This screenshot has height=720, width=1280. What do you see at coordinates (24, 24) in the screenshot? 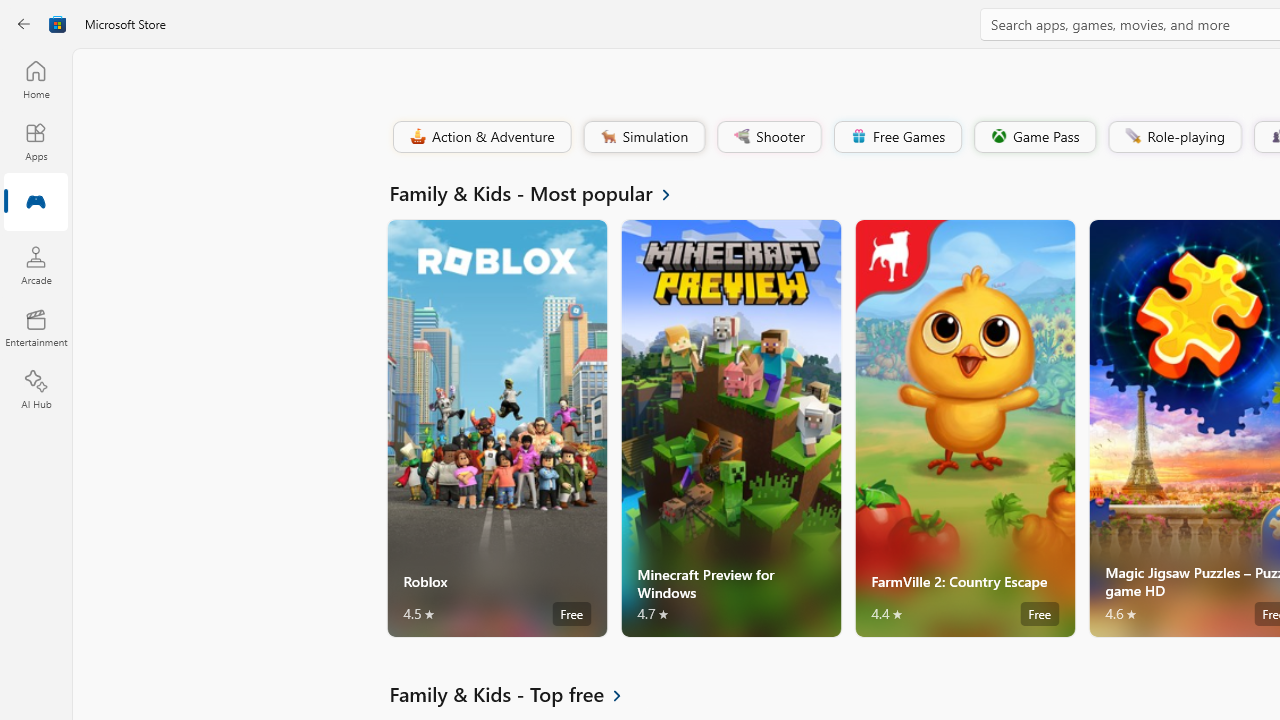
I see `'Back'` at bounding box center [24, 24].